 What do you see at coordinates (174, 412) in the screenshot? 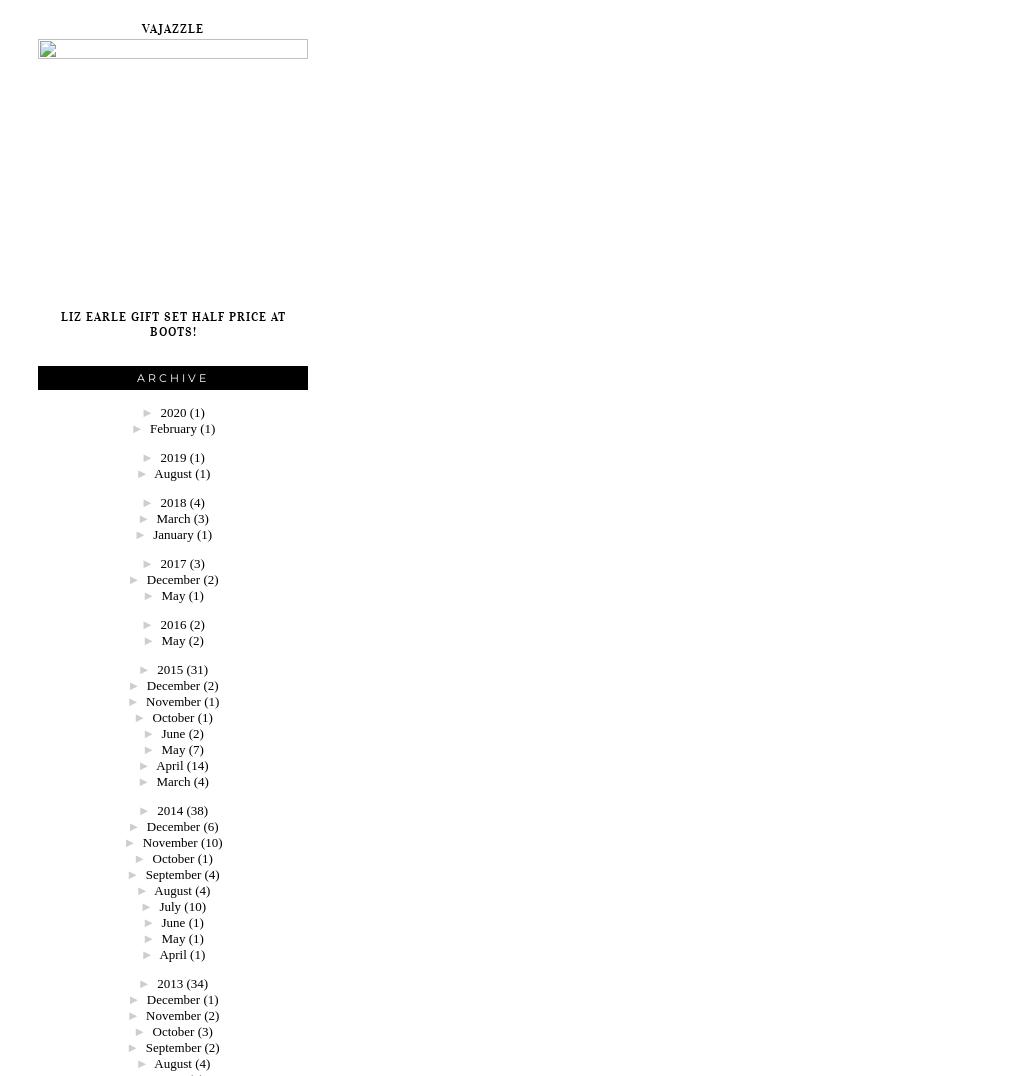
I see `'2020'` at bounding box center [174, 412].